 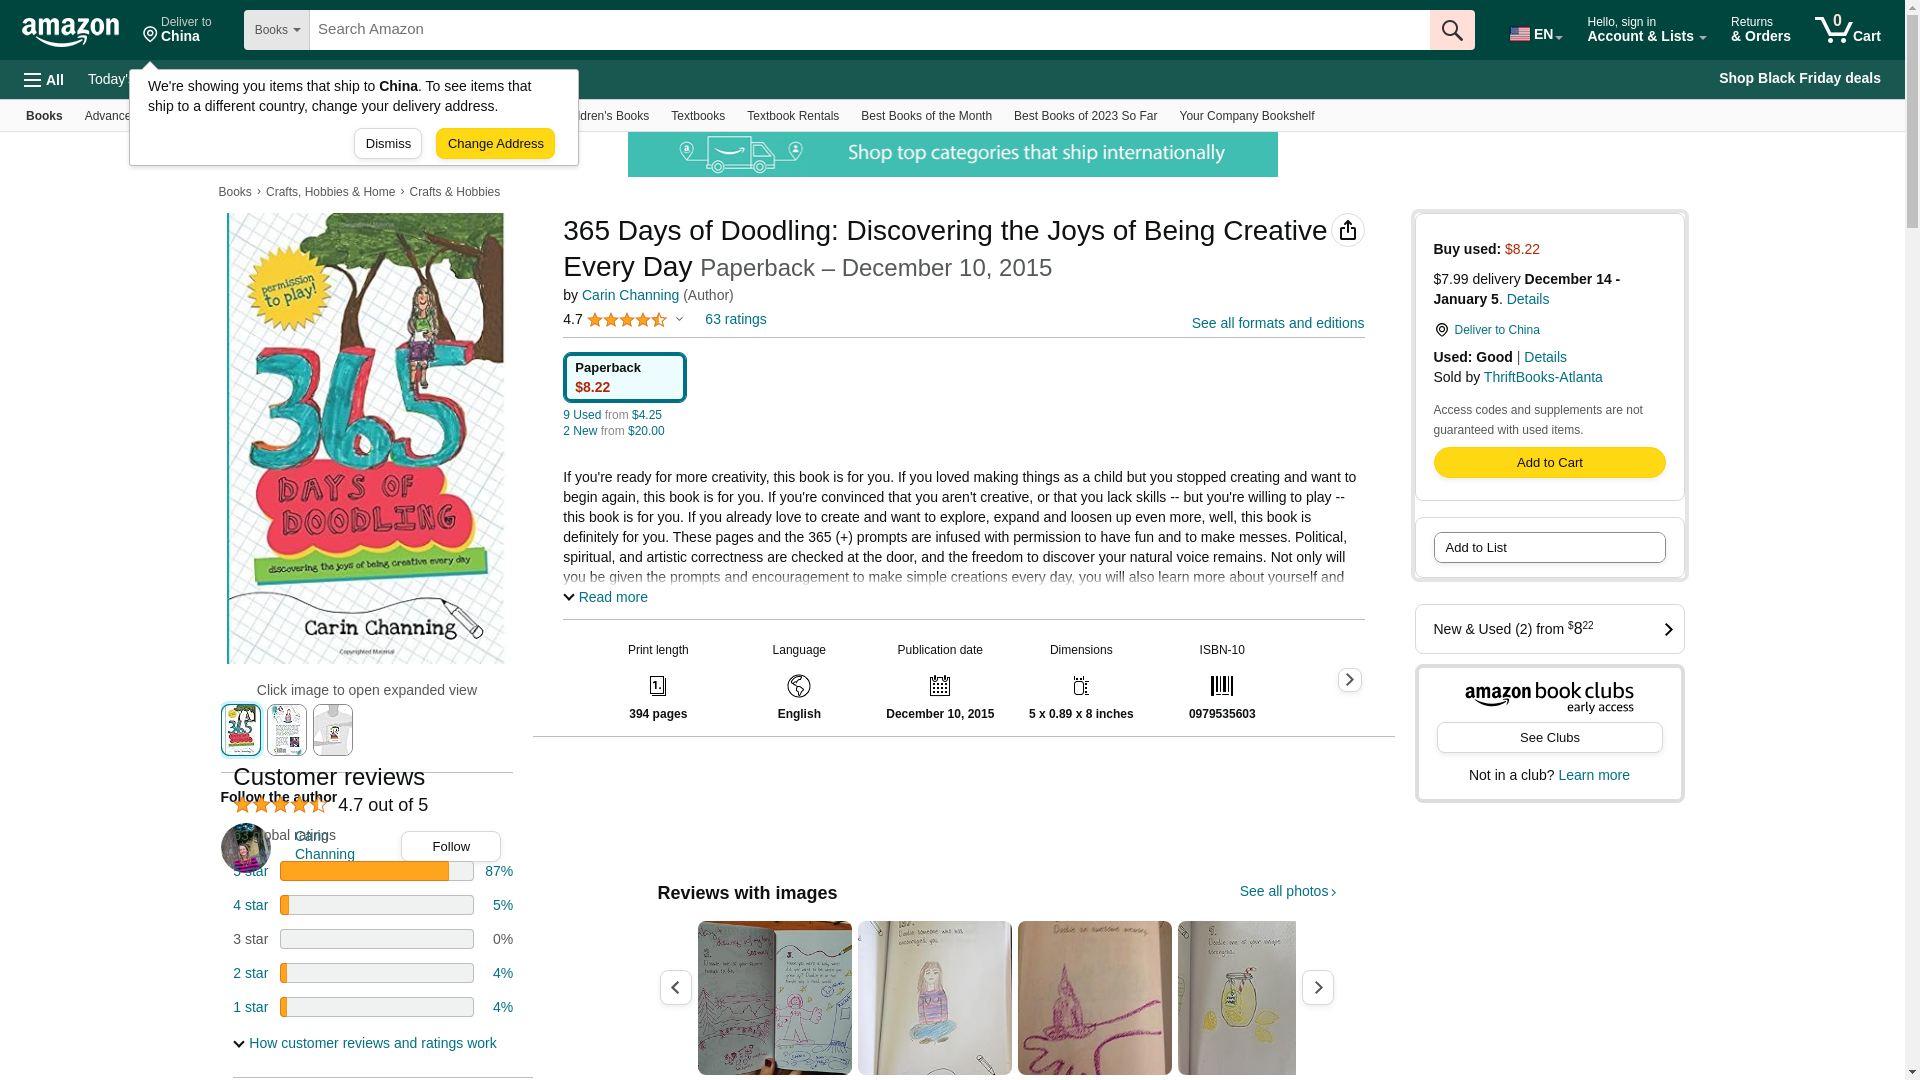 What do you see at coordinates (1452, 30) in the screenshot?
I see `'Go'` at bounding box center [1452, 30].